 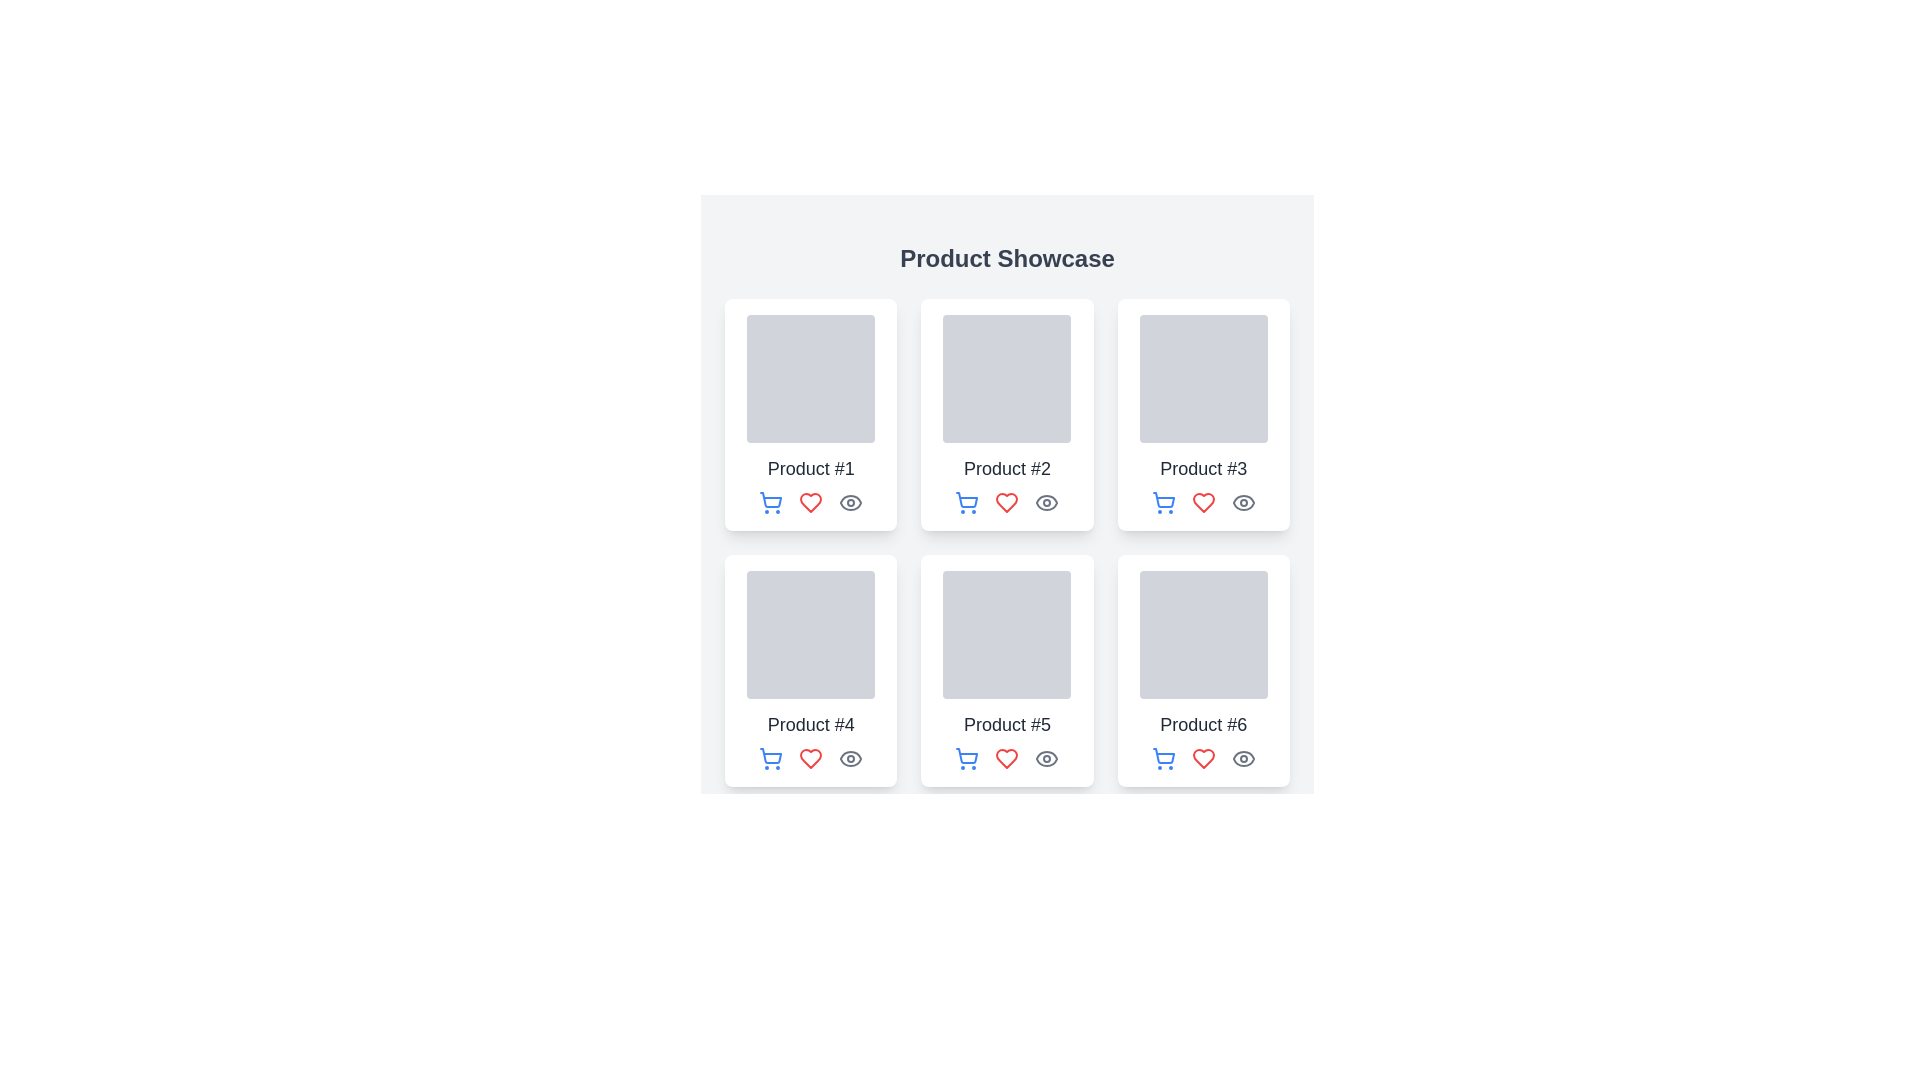 What do you see at coordinates (967, 756) in the screenshot?
I see `the shopping cart icon located in the fifth card of the 'Product Showcase' section` at bounding box center [967, 756].